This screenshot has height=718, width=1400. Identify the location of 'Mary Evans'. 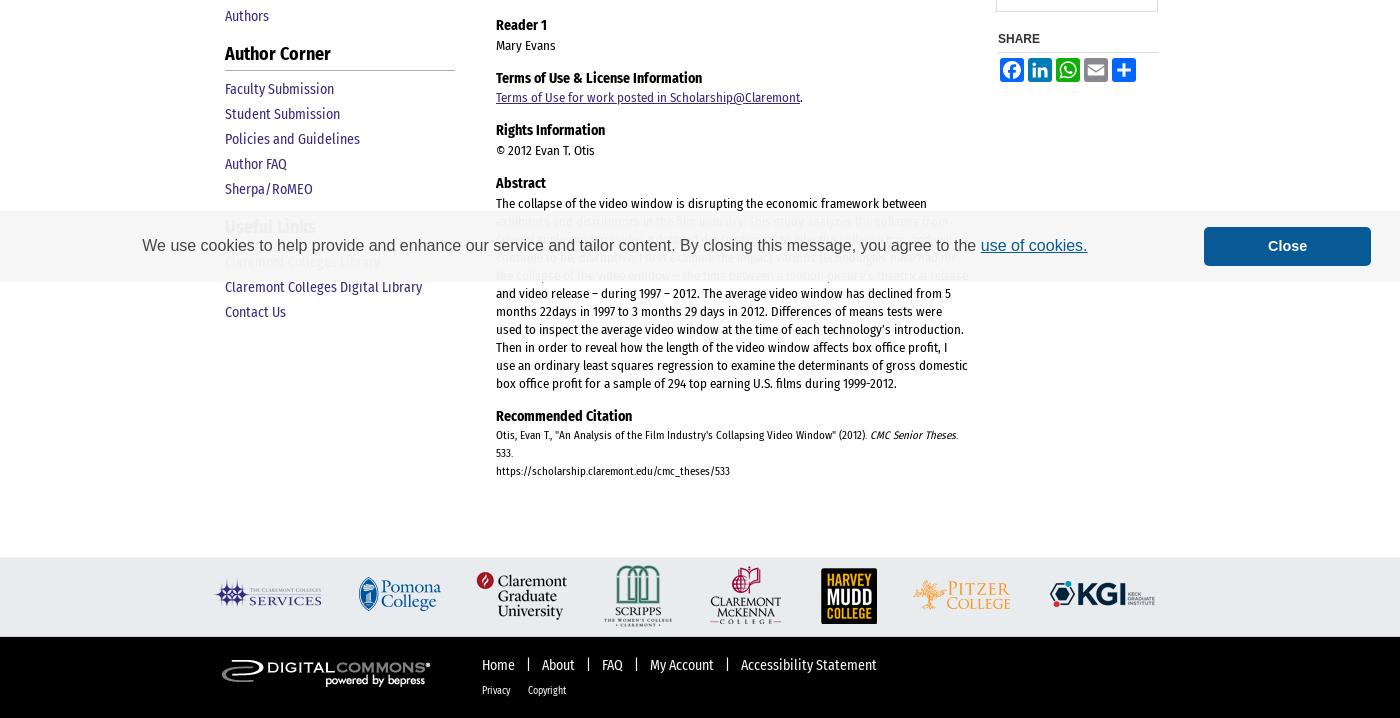
(525, 43).